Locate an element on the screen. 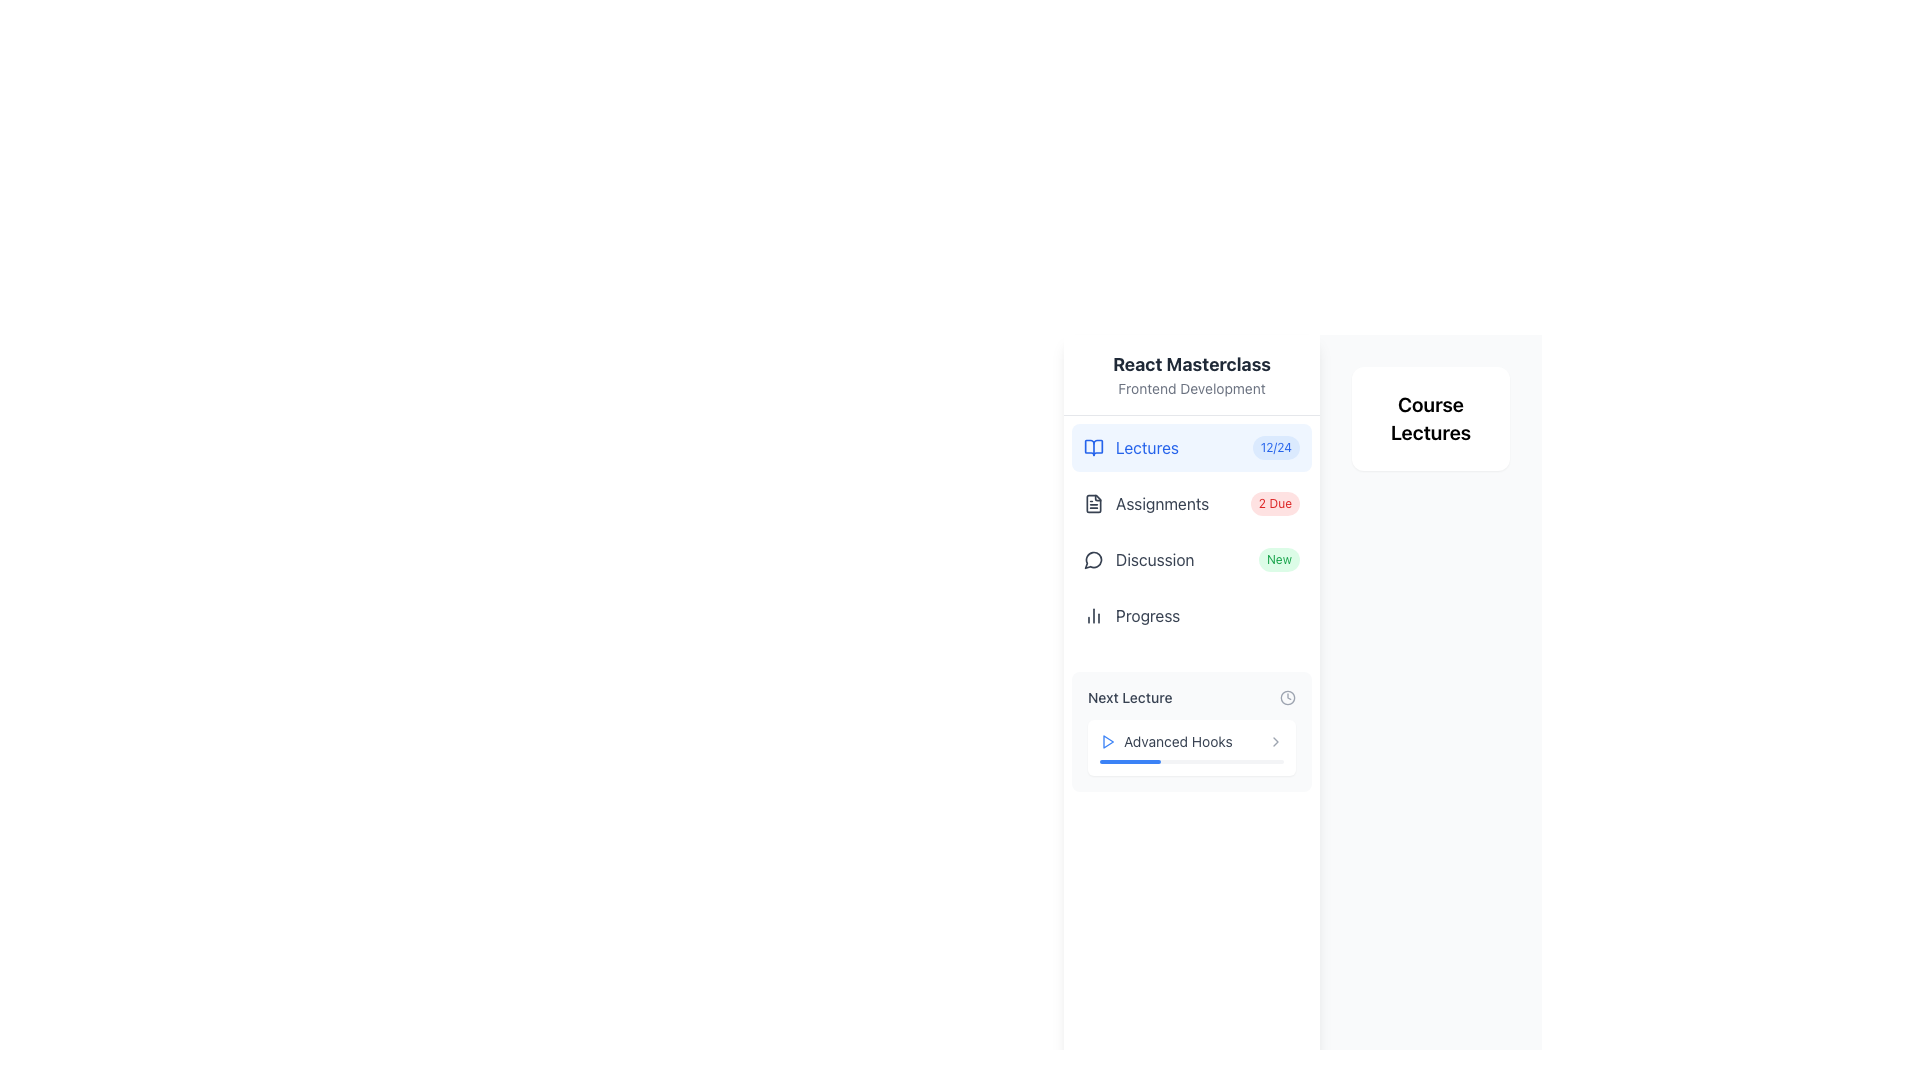 This screenshot has height=1080, width=1920. the circular SVG graphical element that symbolizes a clock or time-related function, located within the sidebar section near the 'Next Lecture' label is located at coordinates (1287, 697).